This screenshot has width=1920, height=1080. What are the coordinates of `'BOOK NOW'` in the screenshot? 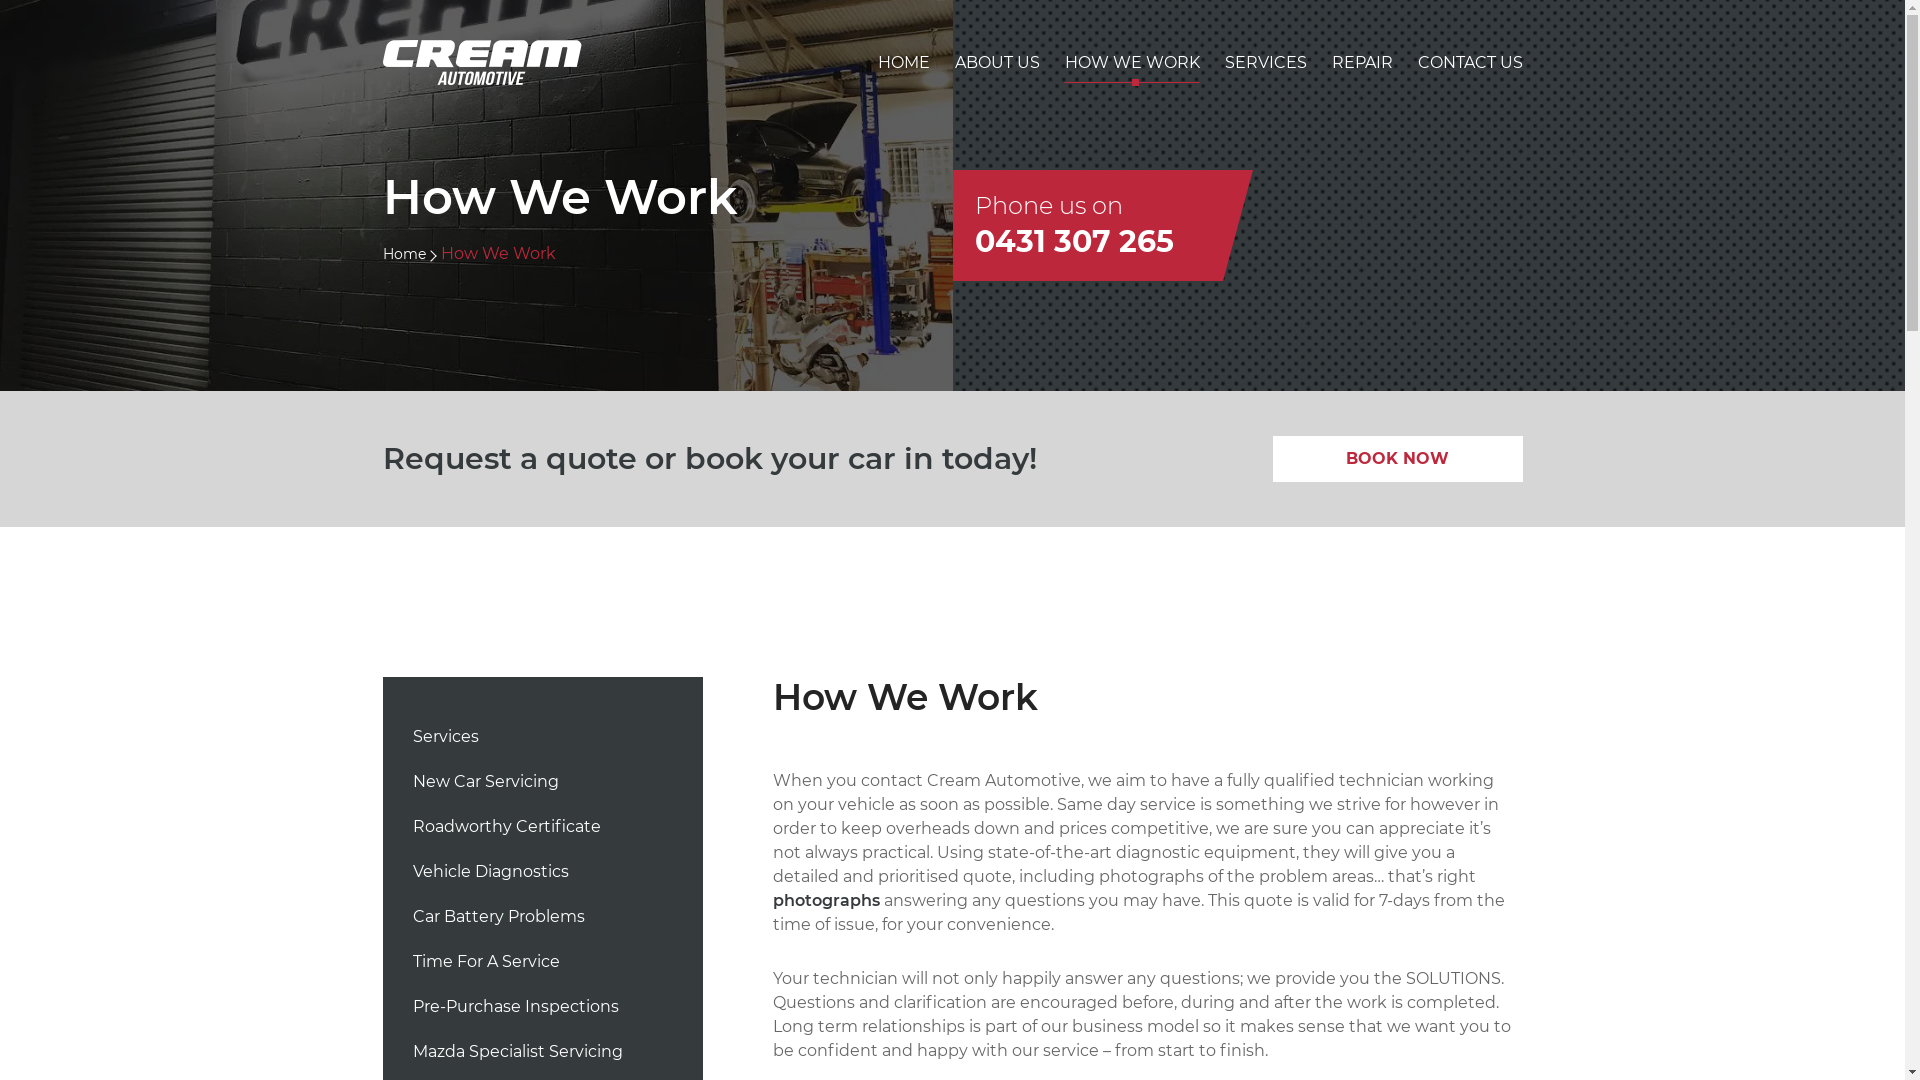 It's located at (1395, 459).